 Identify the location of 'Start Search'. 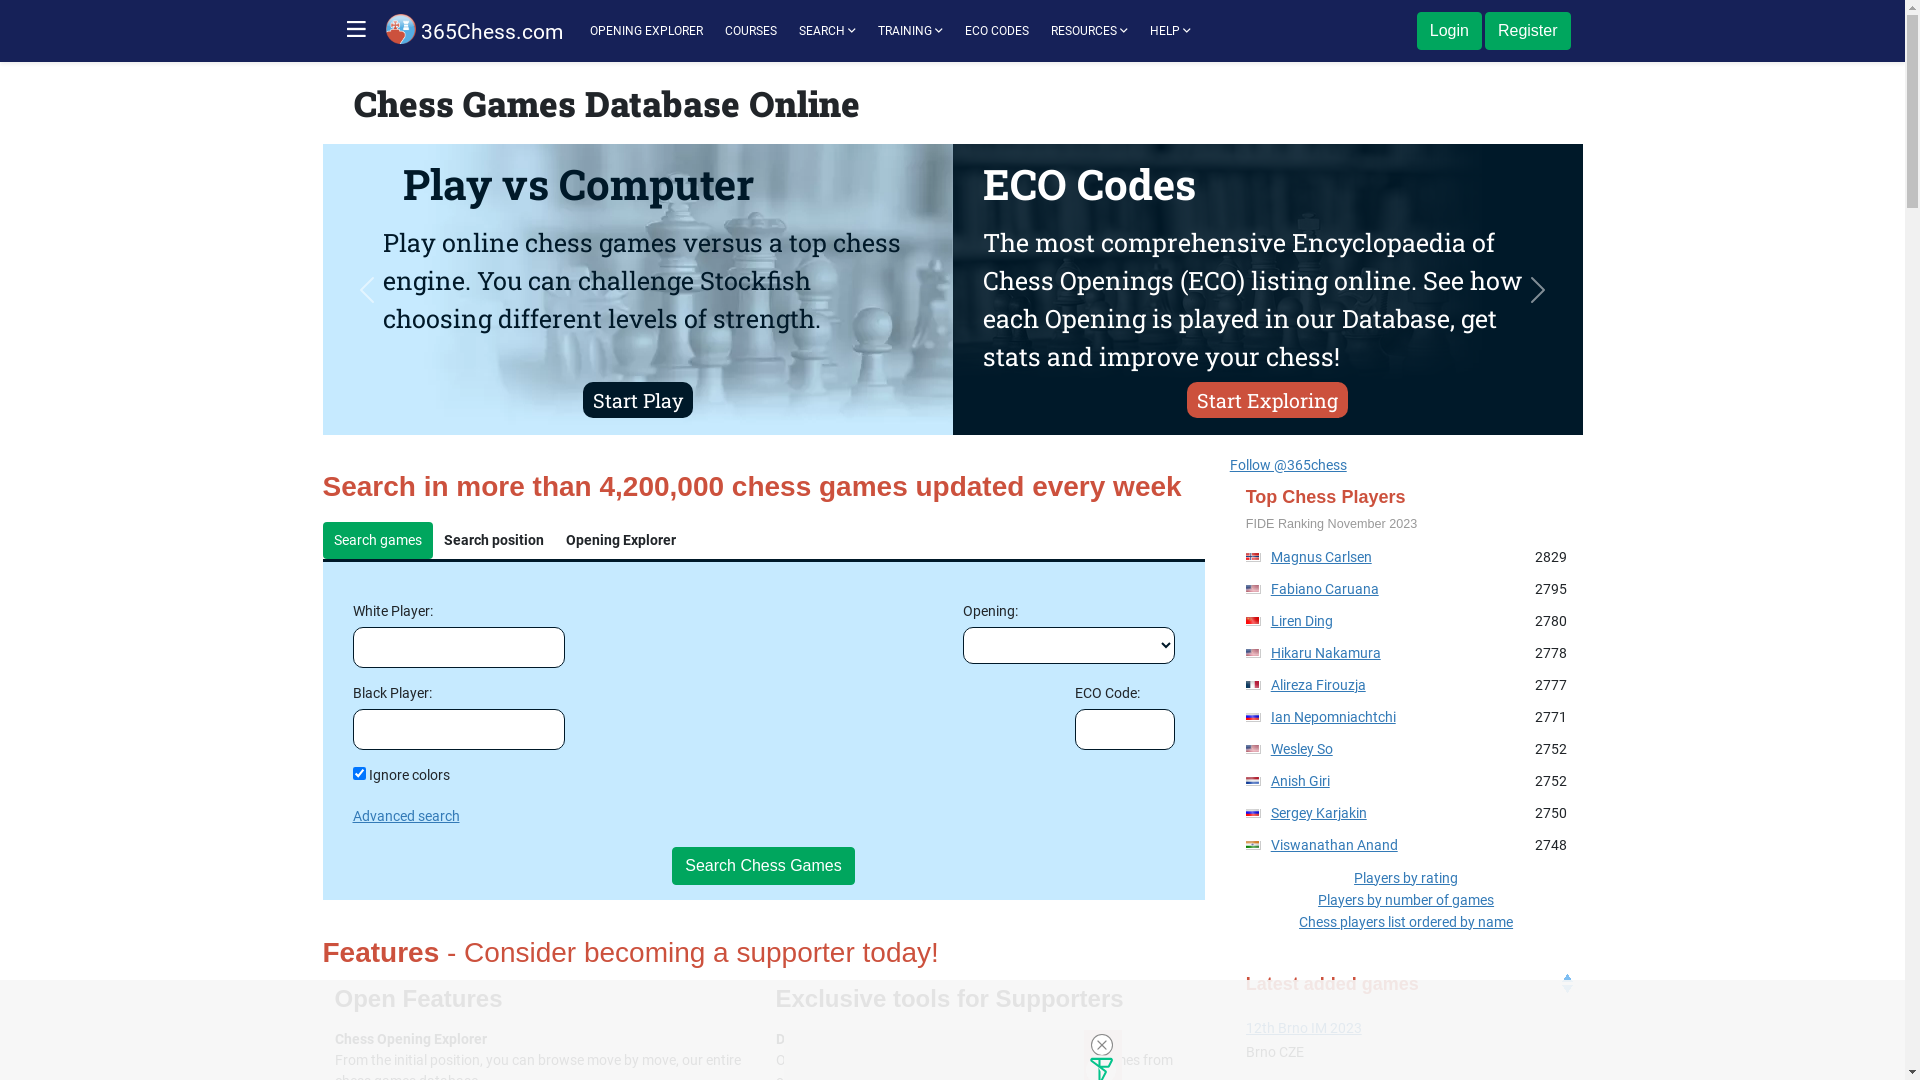
(636, 400).